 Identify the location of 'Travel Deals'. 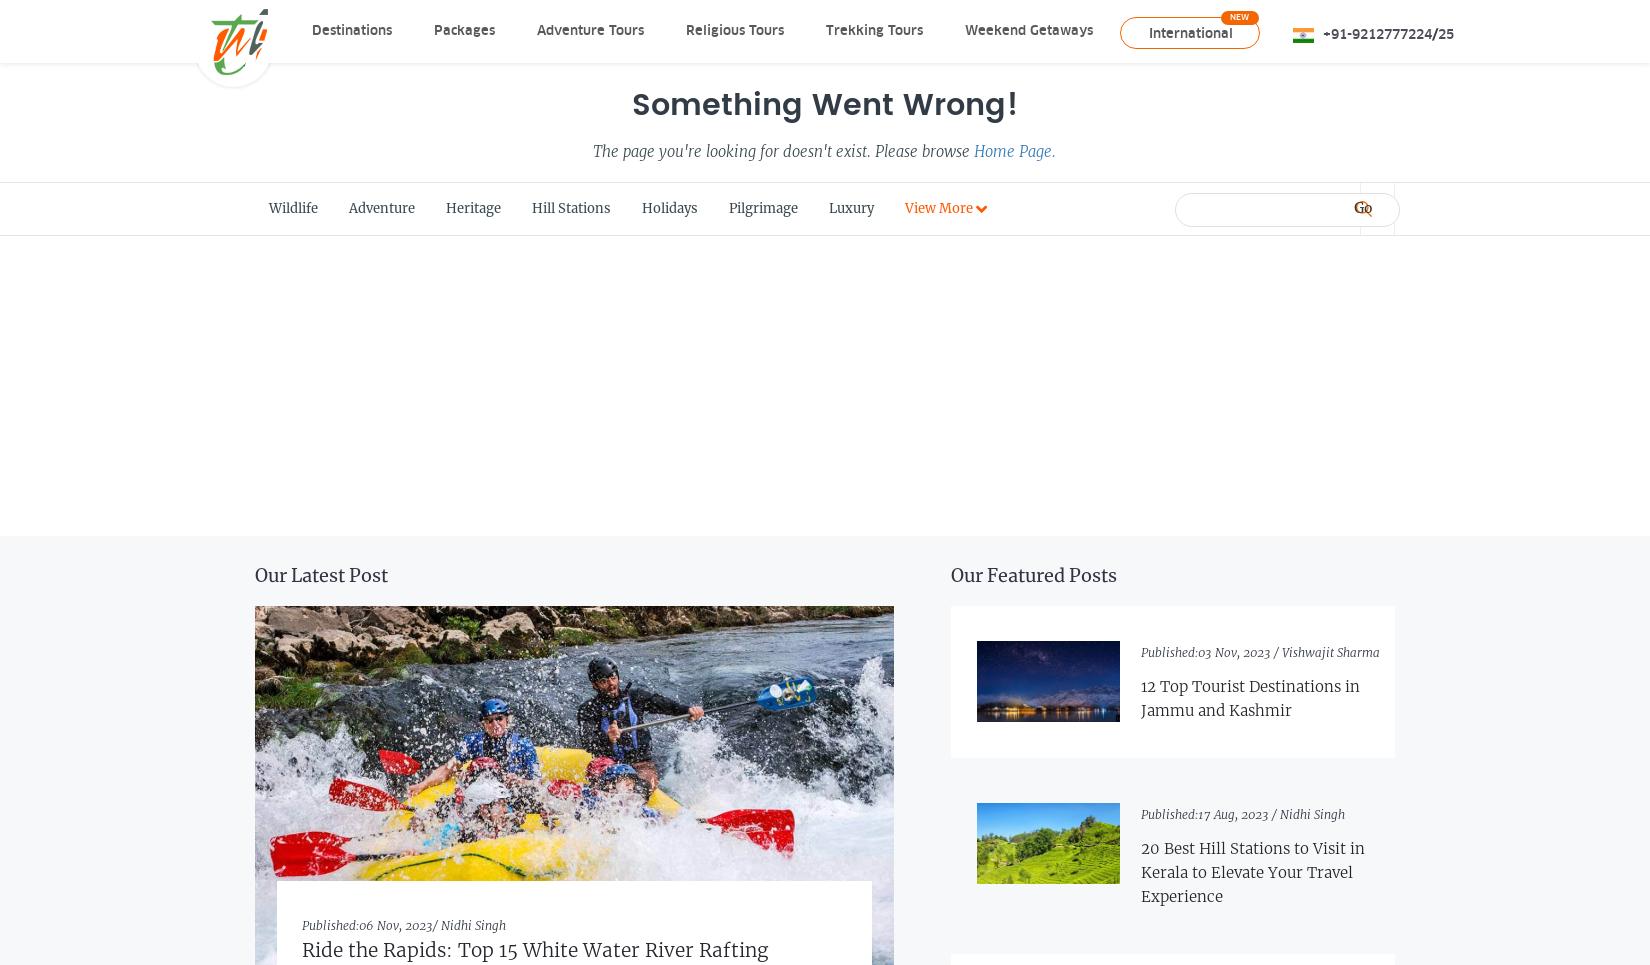
(902, 358).